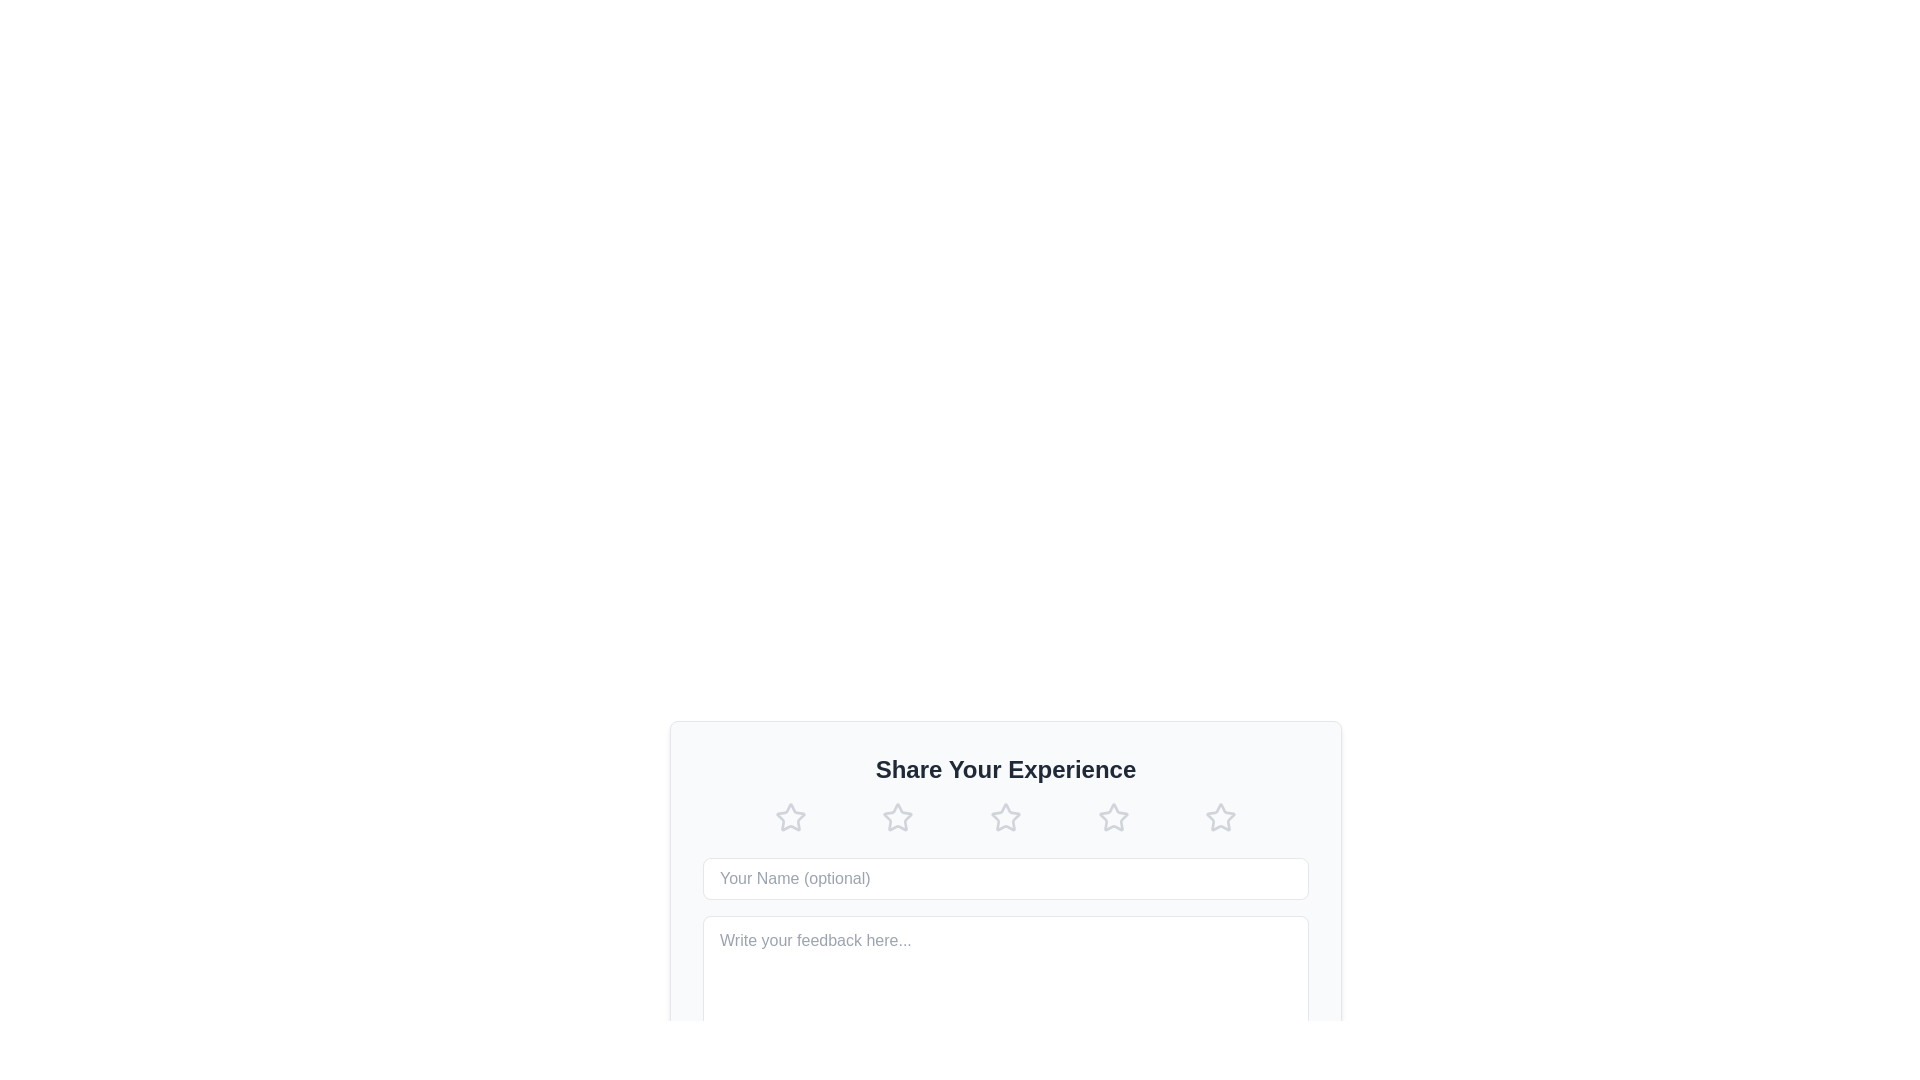  I want to click on the outlined gray star-shaped icon positioned below the 'Share Your Experience' heading, so click(789, 817).